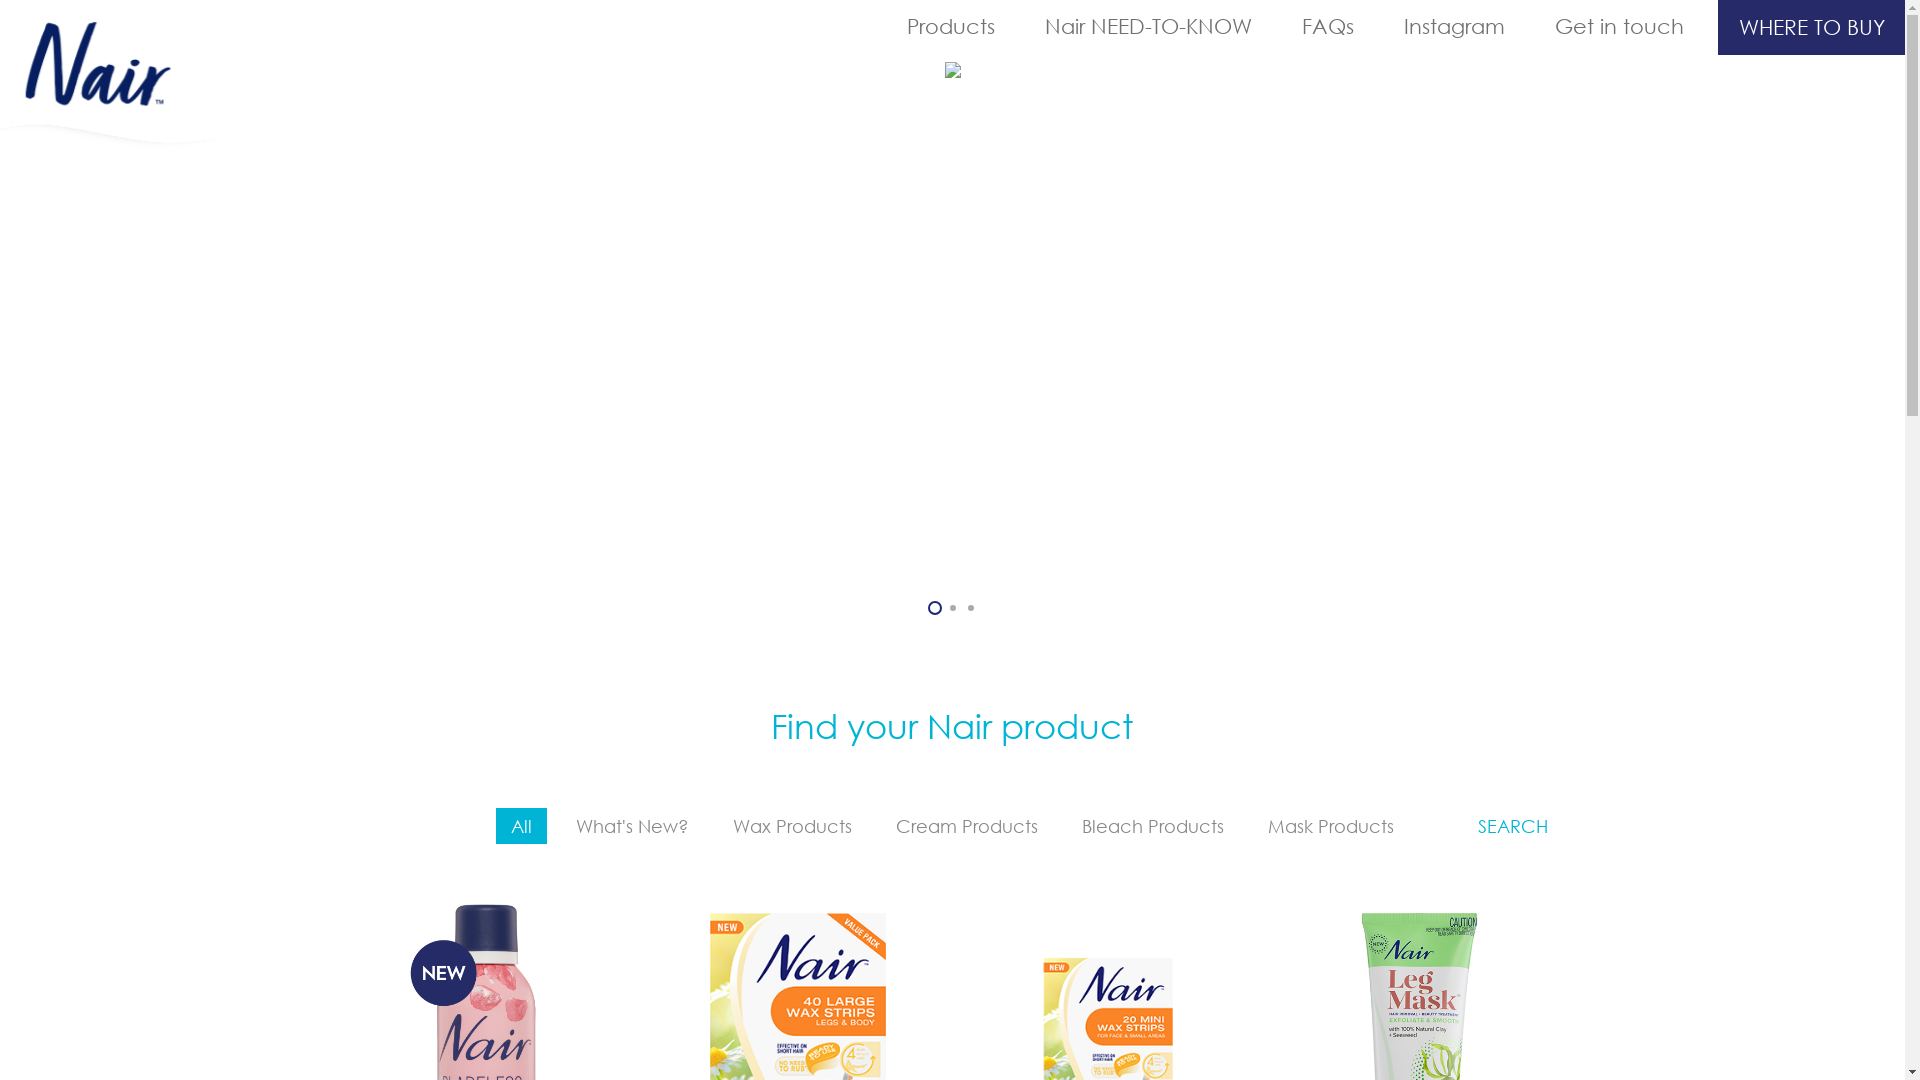 This screenshot has height=1080, width=1920. What do you see at coordinates (1454, 26) in the screenshot?
I see `'Instagram'` at bounding box center [1454, 26].